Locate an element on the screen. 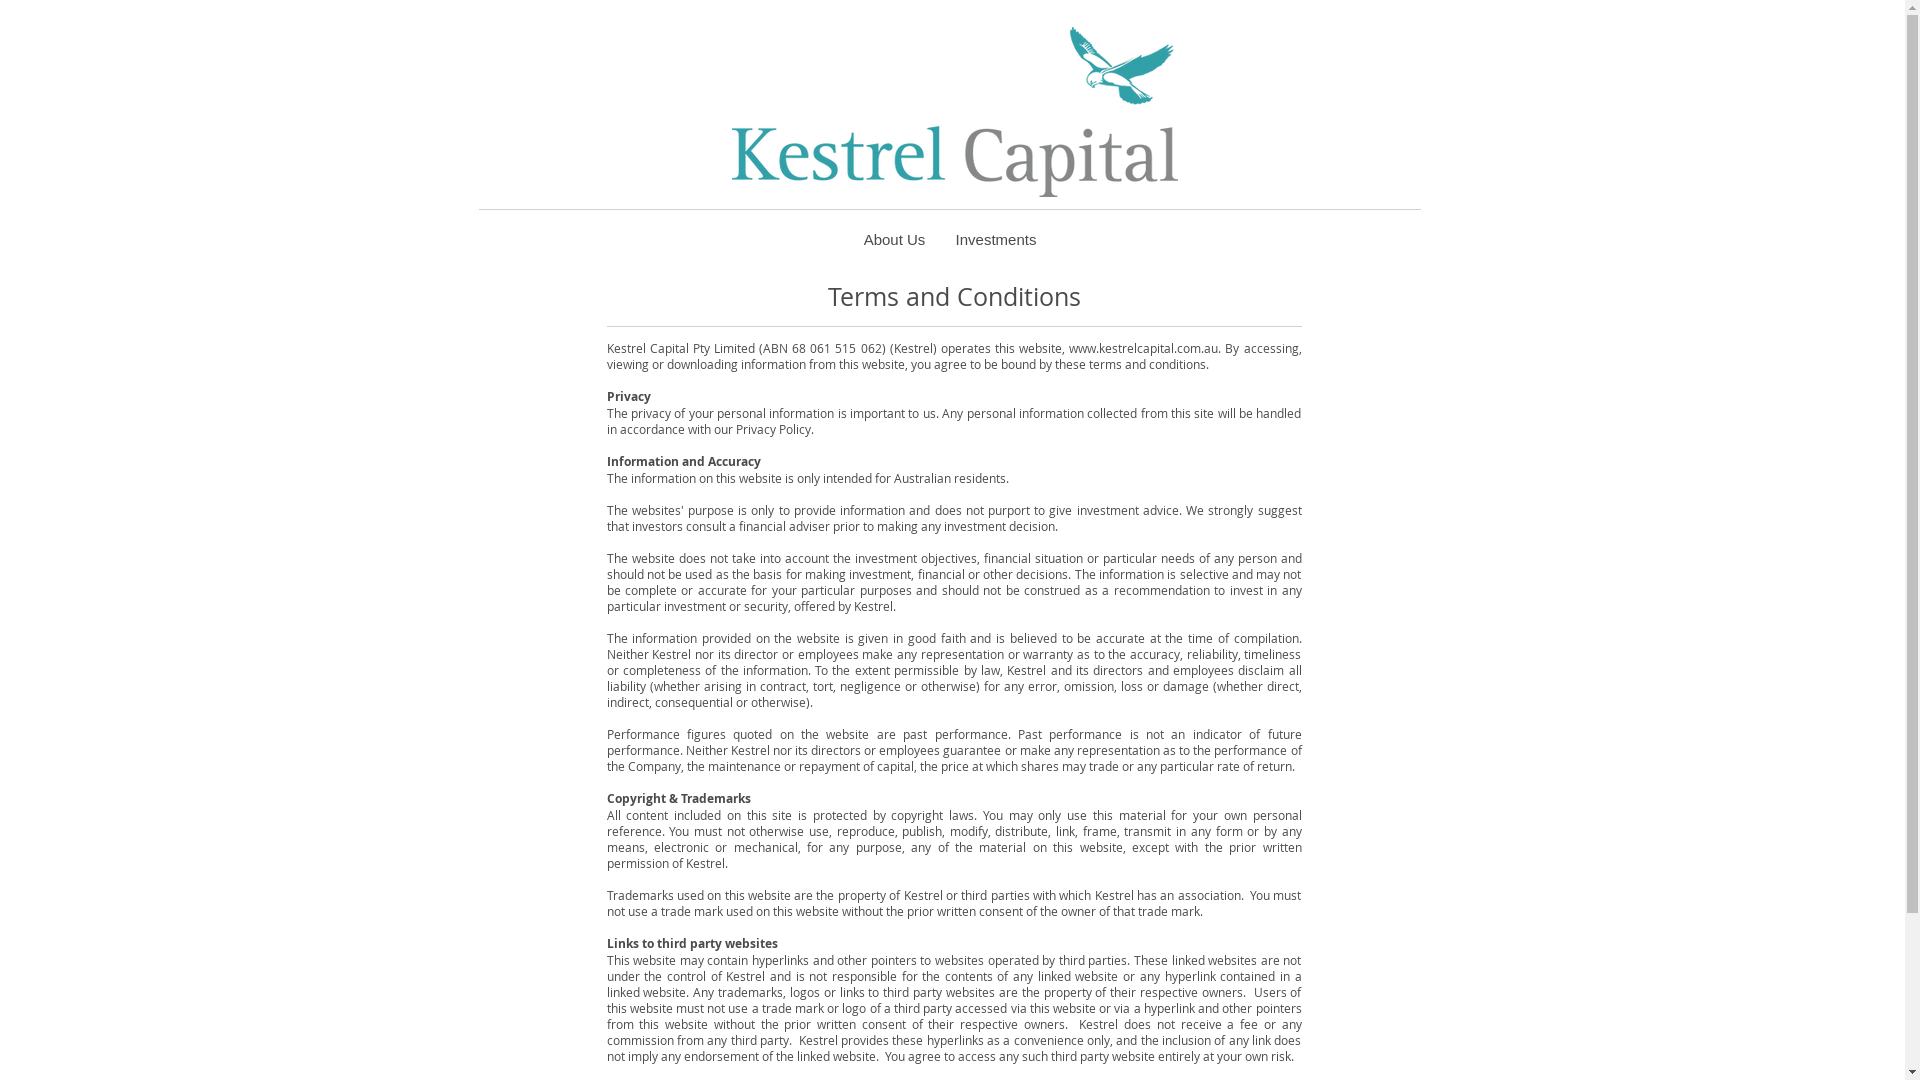 The image size is (1920, 1080). 'www.kestrelcapital.com.au' is located at coordinates (1143, 346).